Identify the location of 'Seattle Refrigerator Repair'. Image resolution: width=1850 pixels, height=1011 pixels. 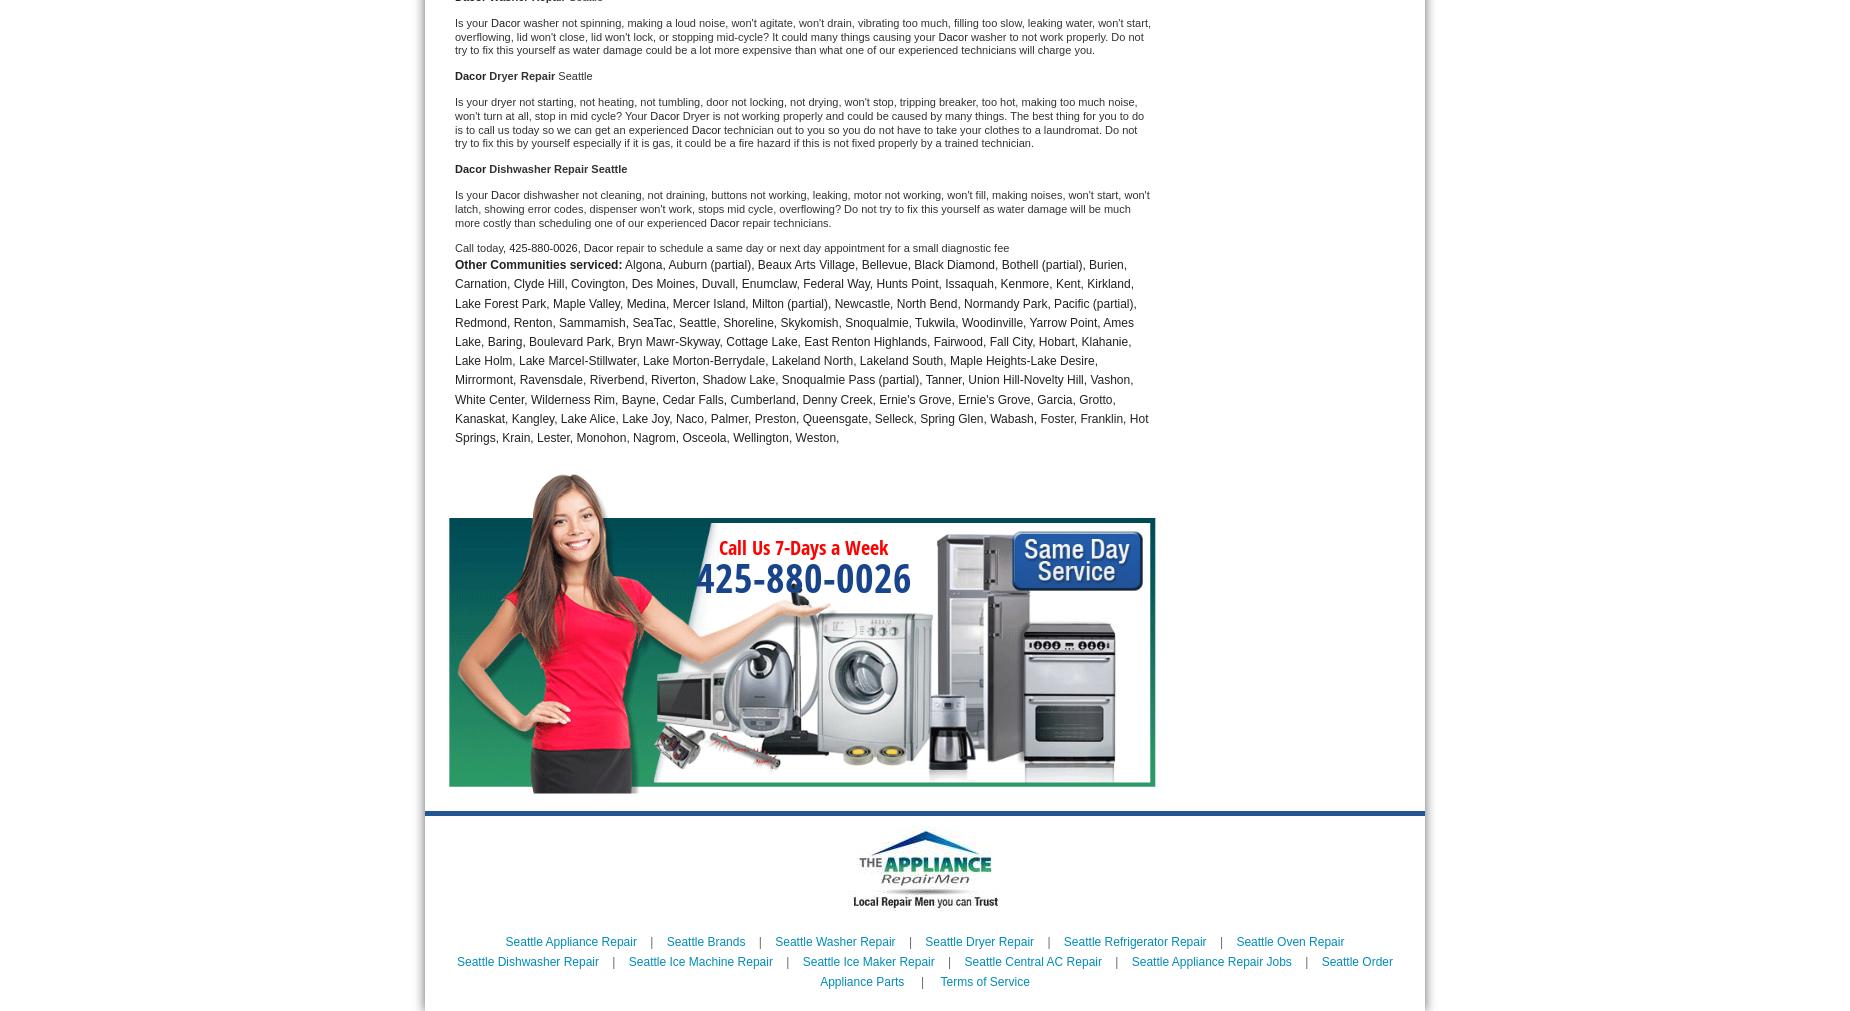
(1062, 941).